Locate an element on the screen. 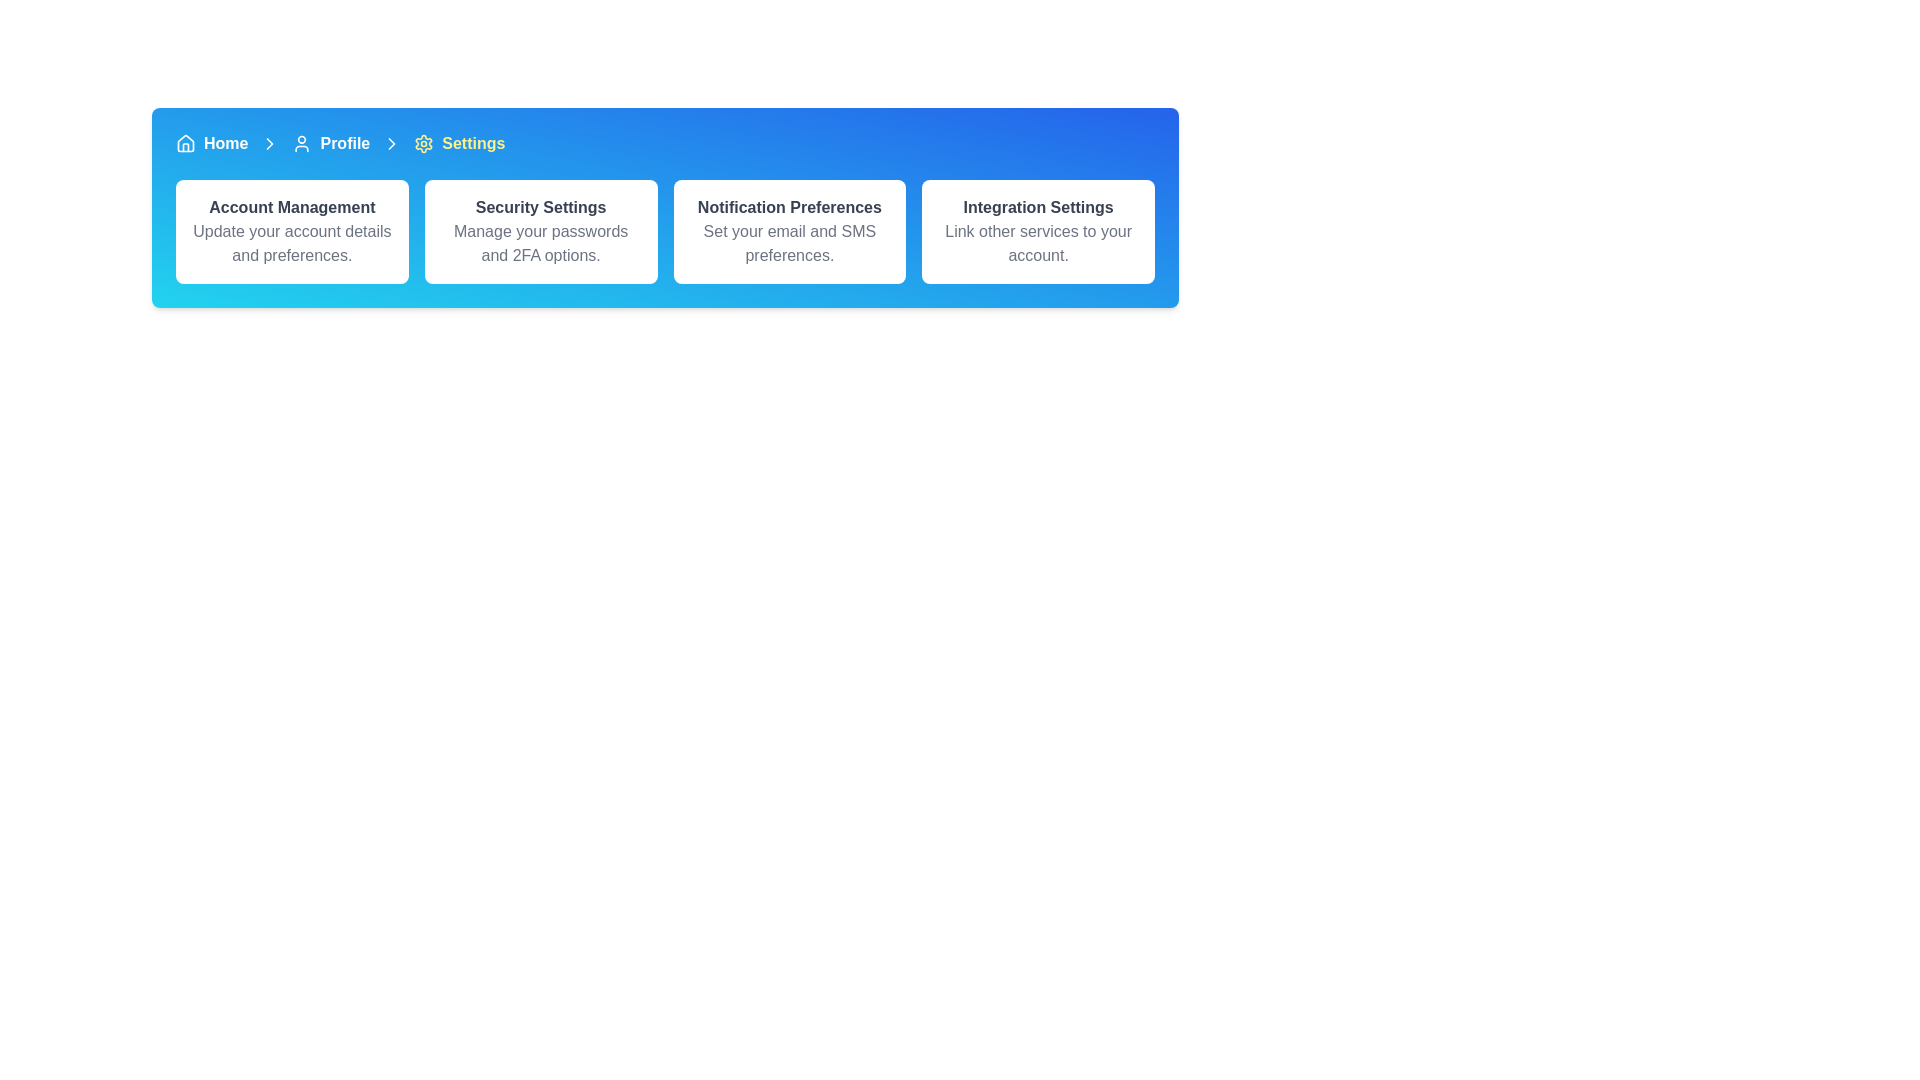 The width and height of the screenshot is (1920, 1080). the Informational box titled 'Notification Preferences' is located at coordinates (788, 230).